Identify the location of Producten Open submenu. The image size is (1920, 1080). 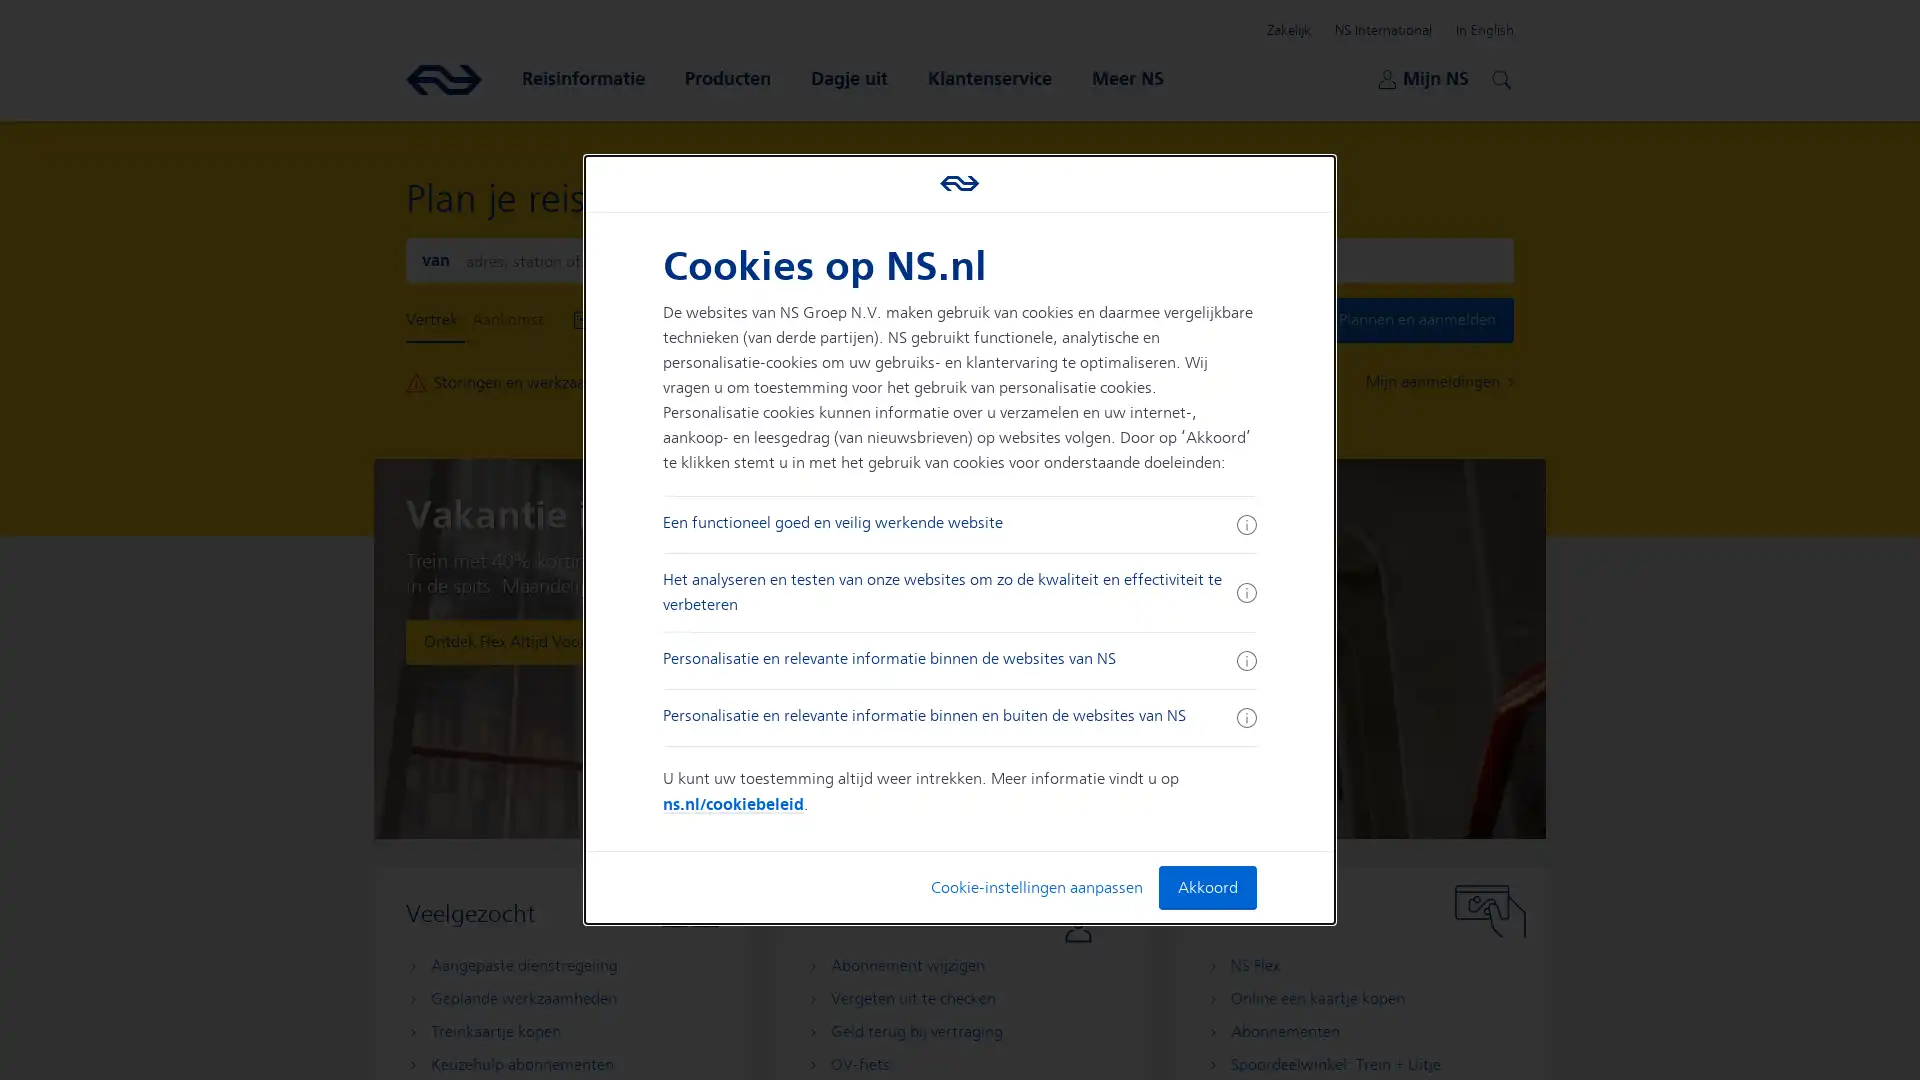
(727, 77).